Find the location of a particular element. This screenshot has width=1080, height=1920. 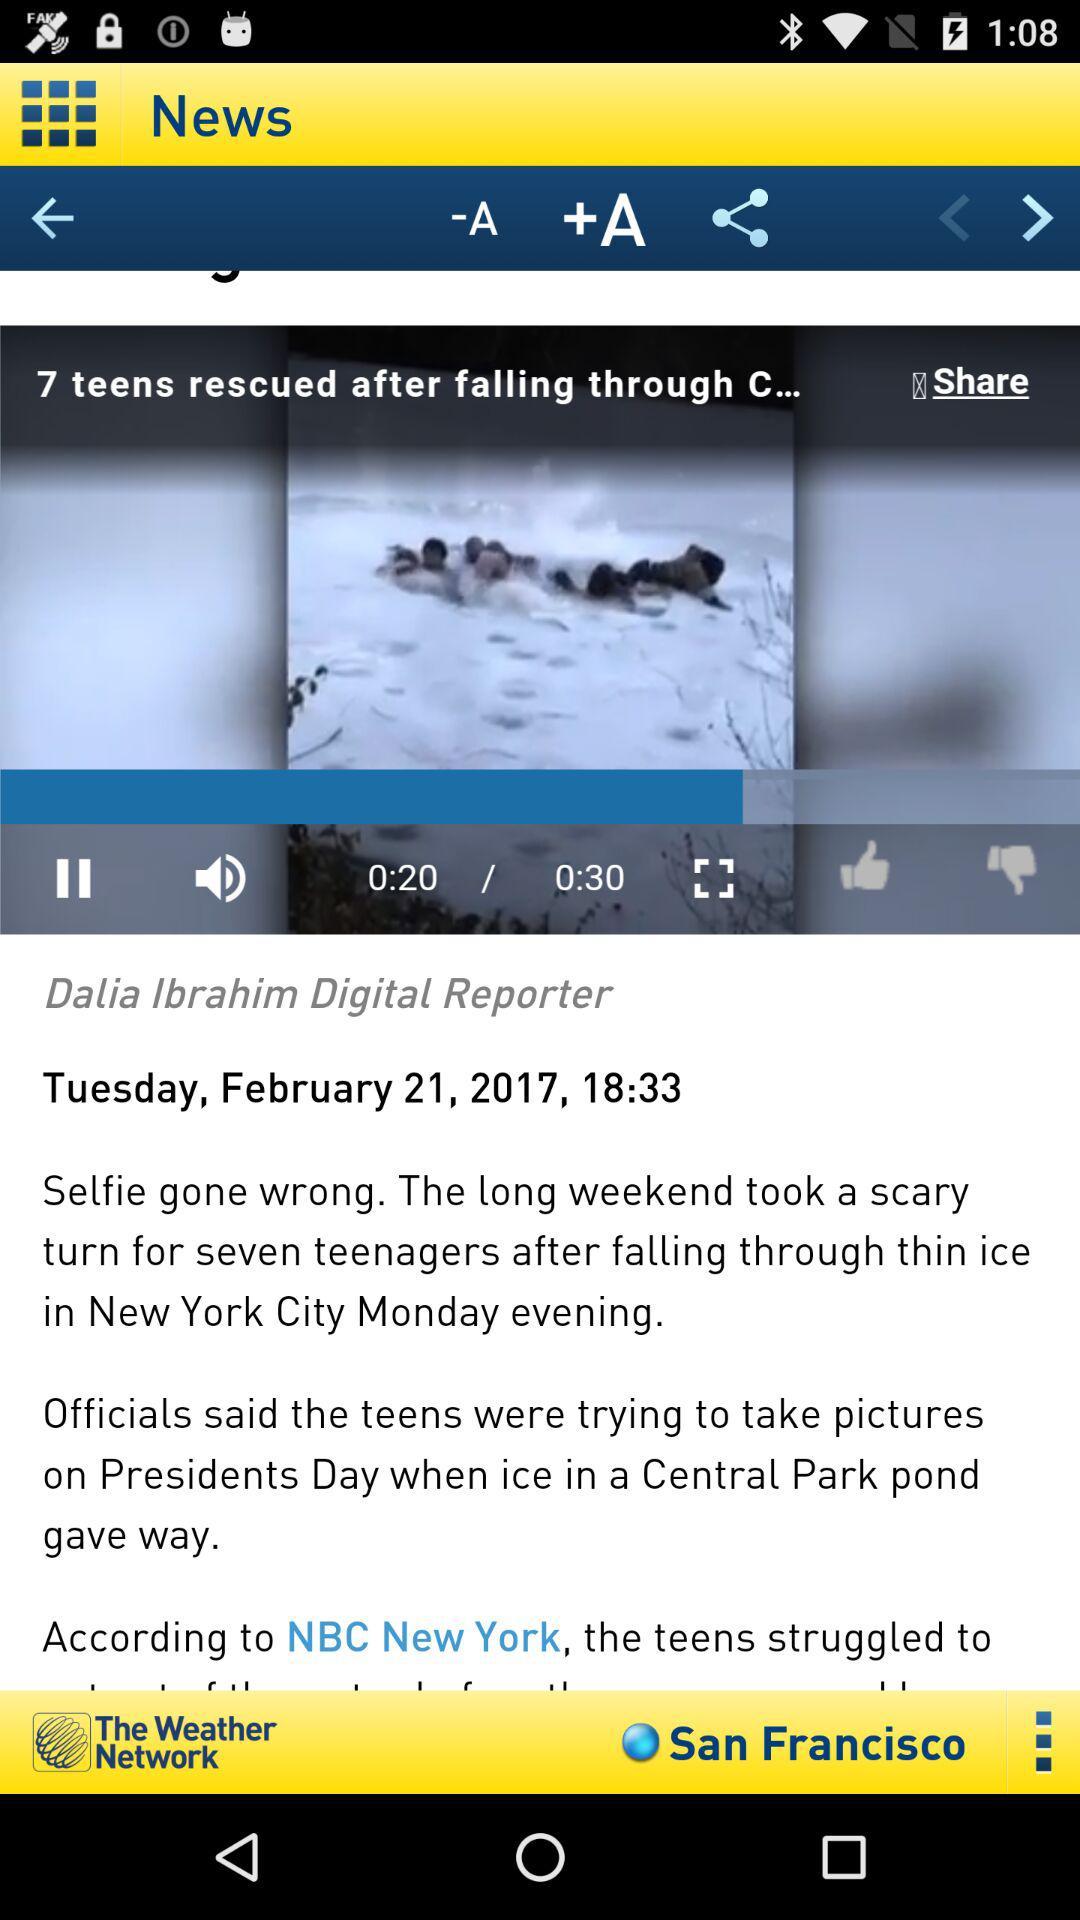

go back is located at coordinates (59, 218).